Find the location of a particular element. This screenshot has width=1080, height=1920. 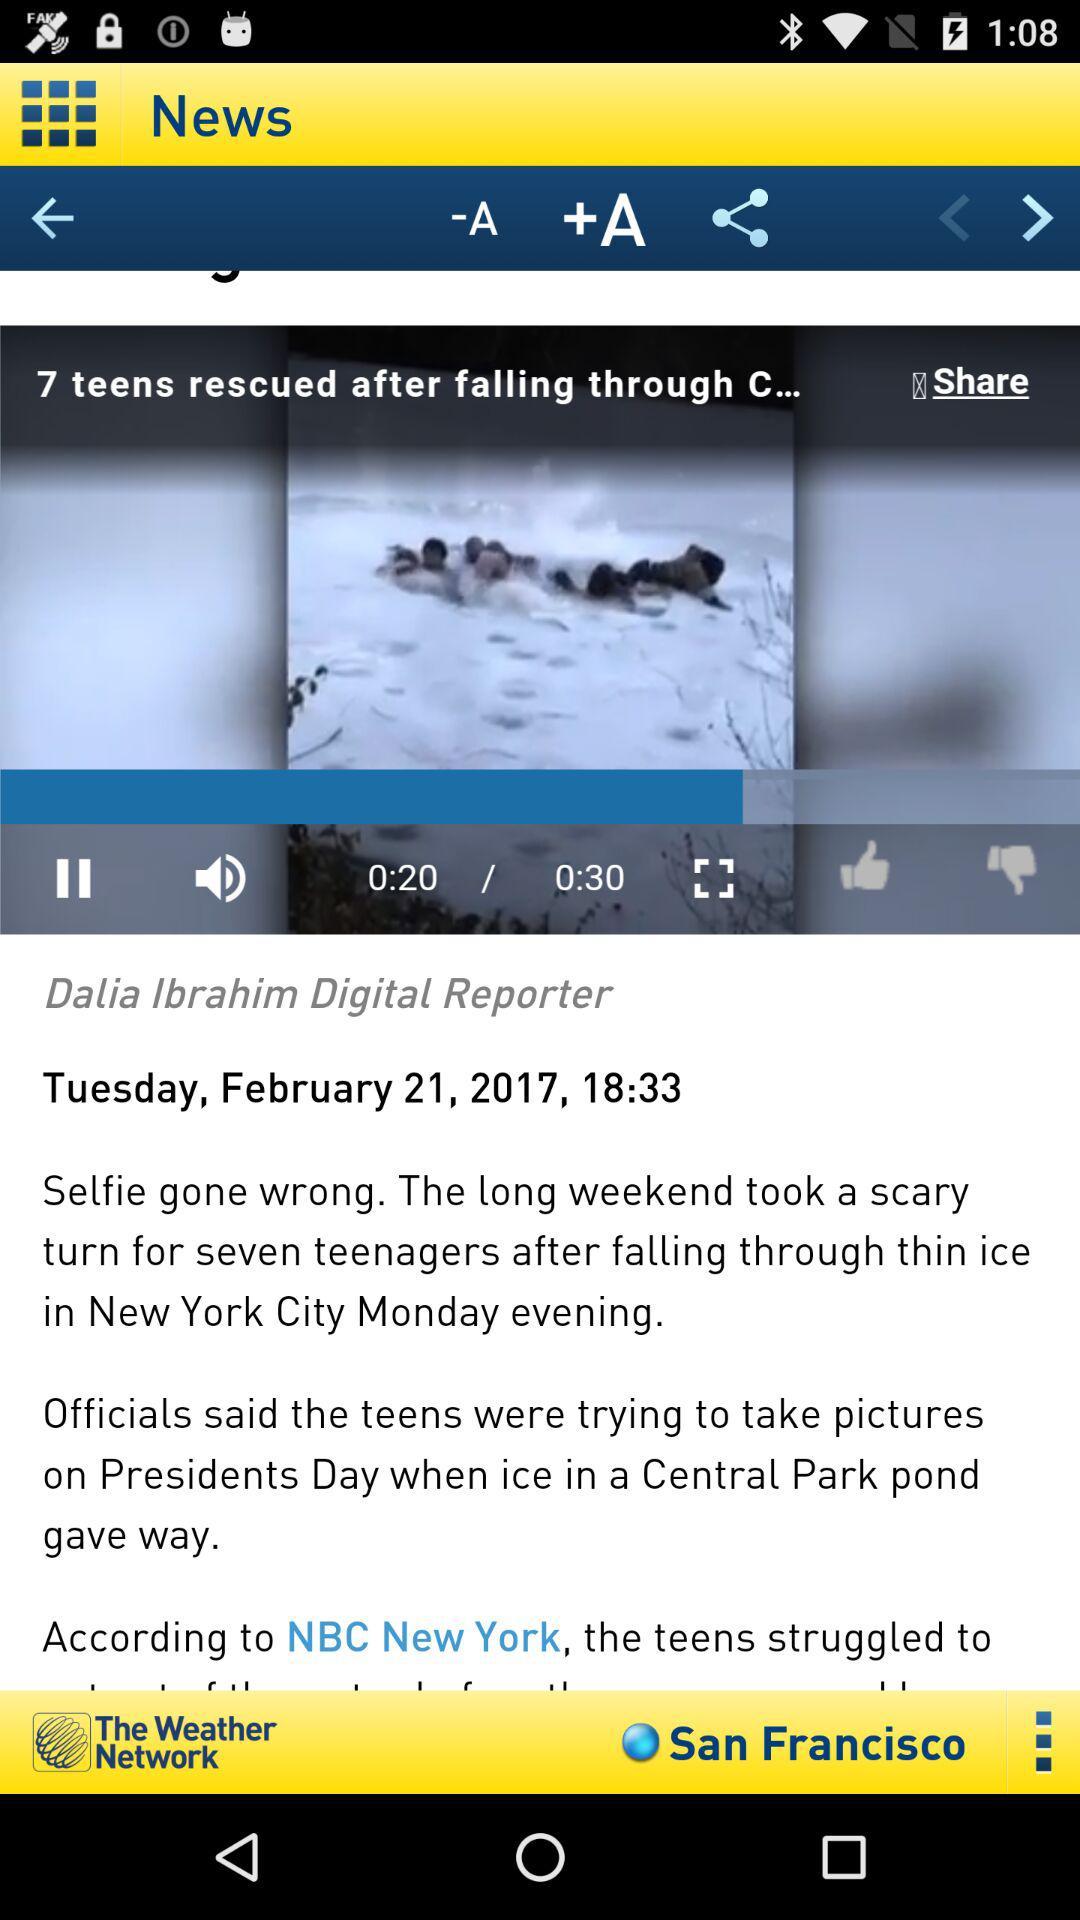

go back is located at coordinates (59, 218).